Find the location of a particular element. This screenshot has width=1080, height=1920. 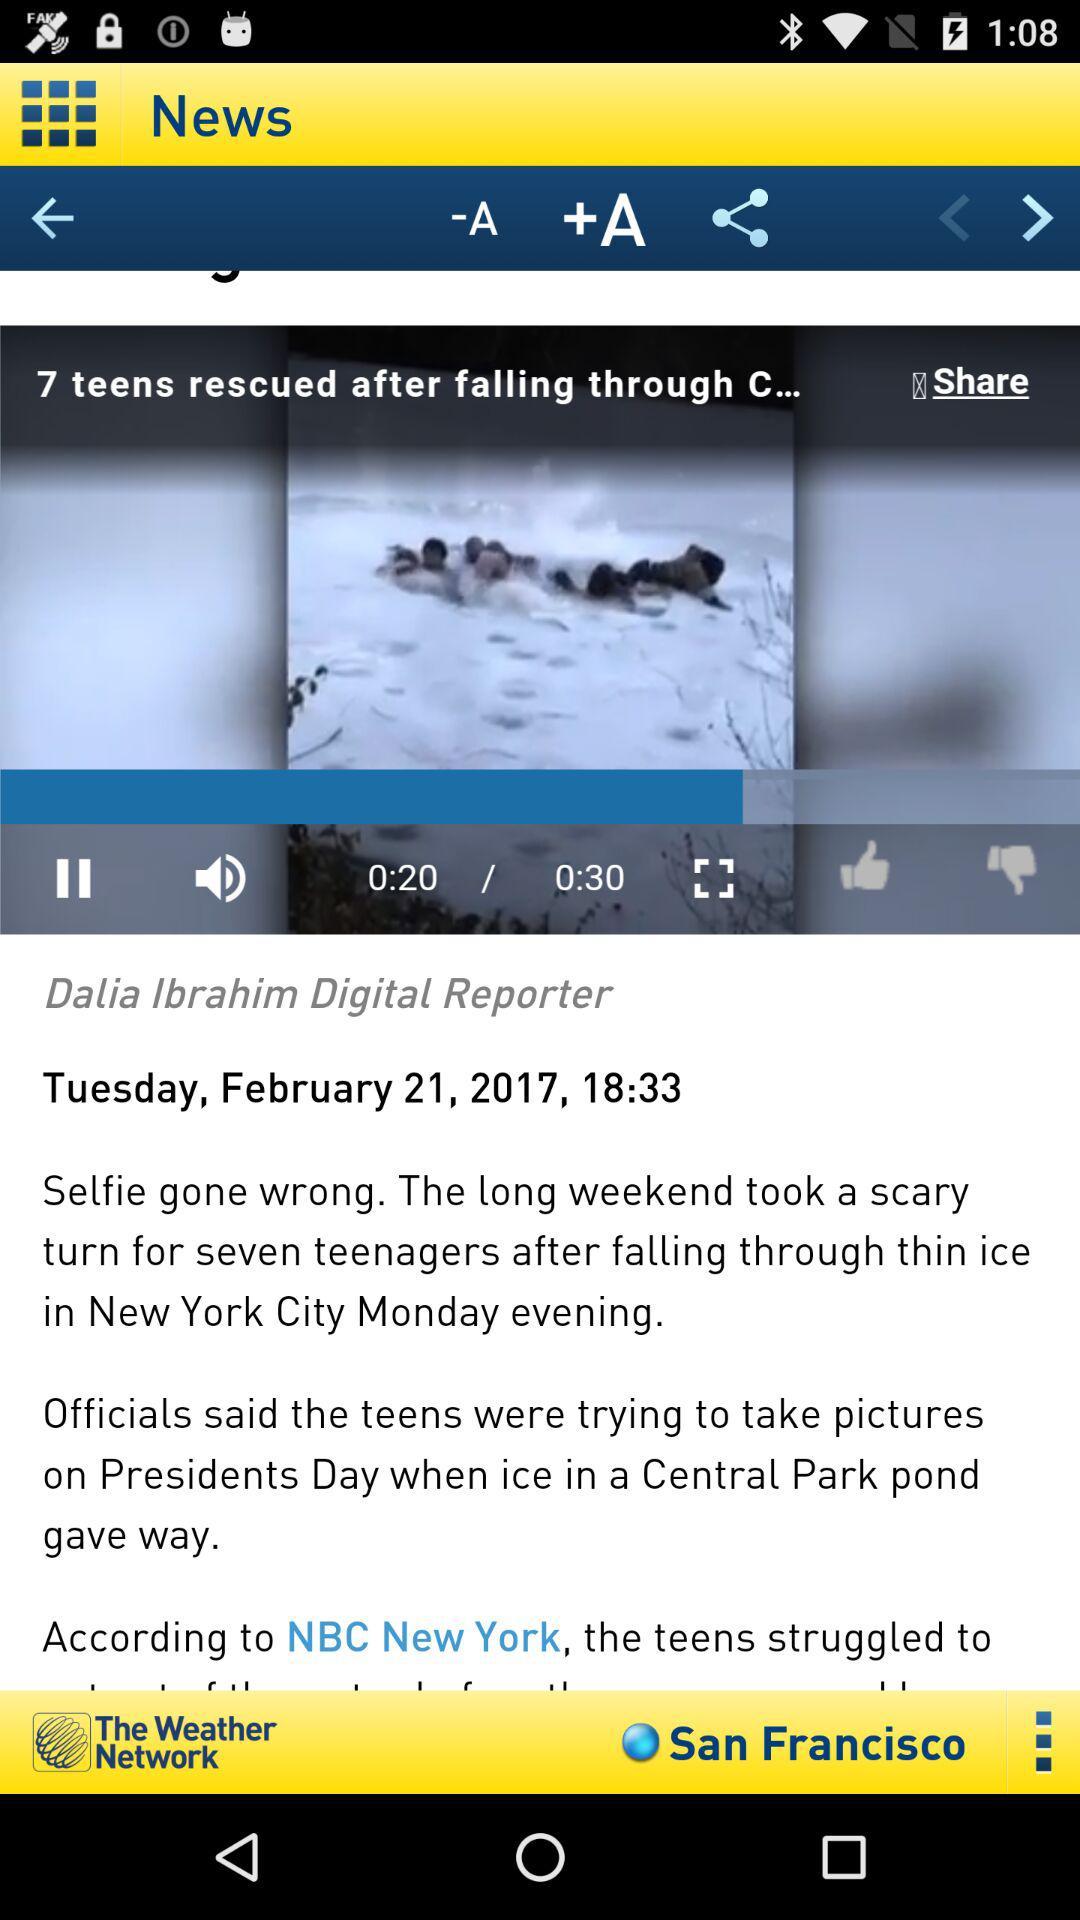

go back is located at coordinates (59, 218).